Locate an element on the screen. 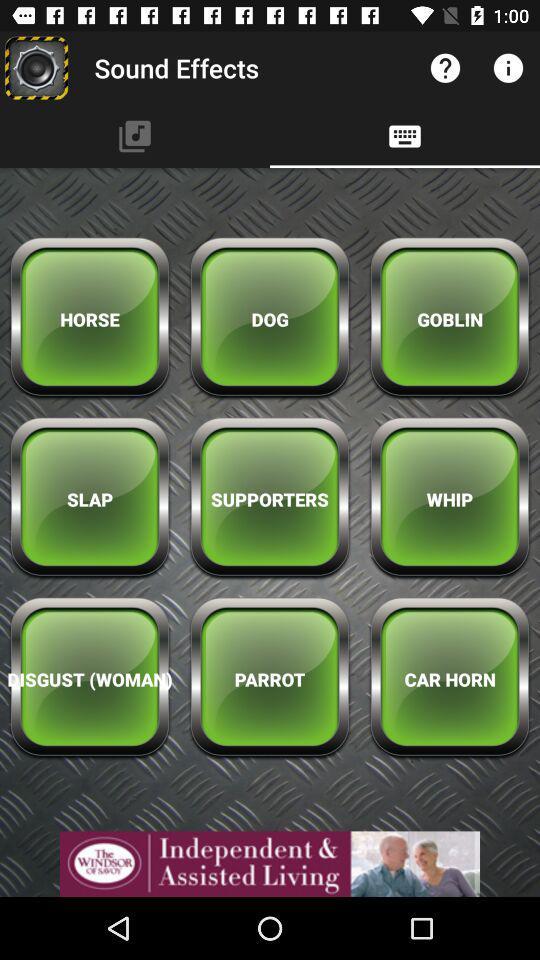 The image size is (540, 960). the music icon is located at coordinates (135, 135).